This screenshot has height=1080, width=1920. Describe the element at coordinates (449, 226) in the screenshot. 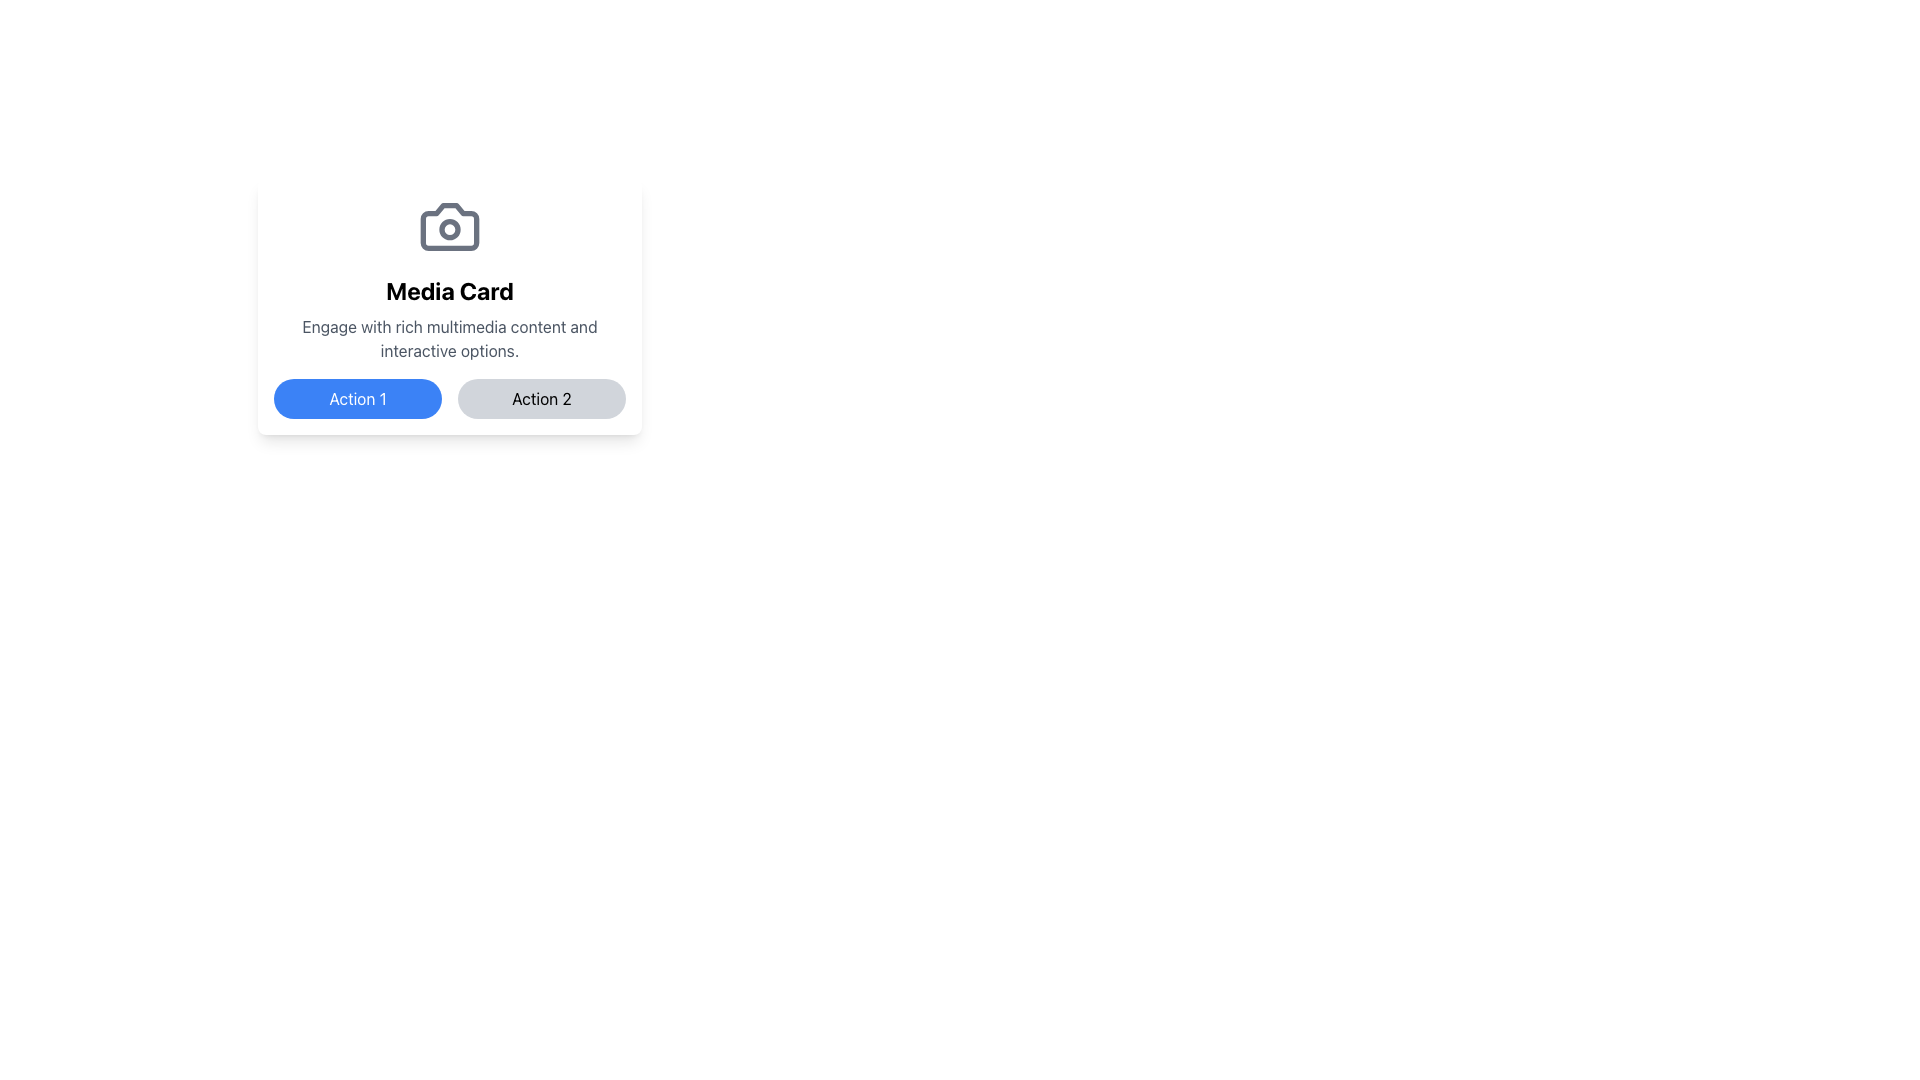

I see `the camera icon with a gray outline and circular lens detail, which is centrally located within the 'Media Card' component` at that location.